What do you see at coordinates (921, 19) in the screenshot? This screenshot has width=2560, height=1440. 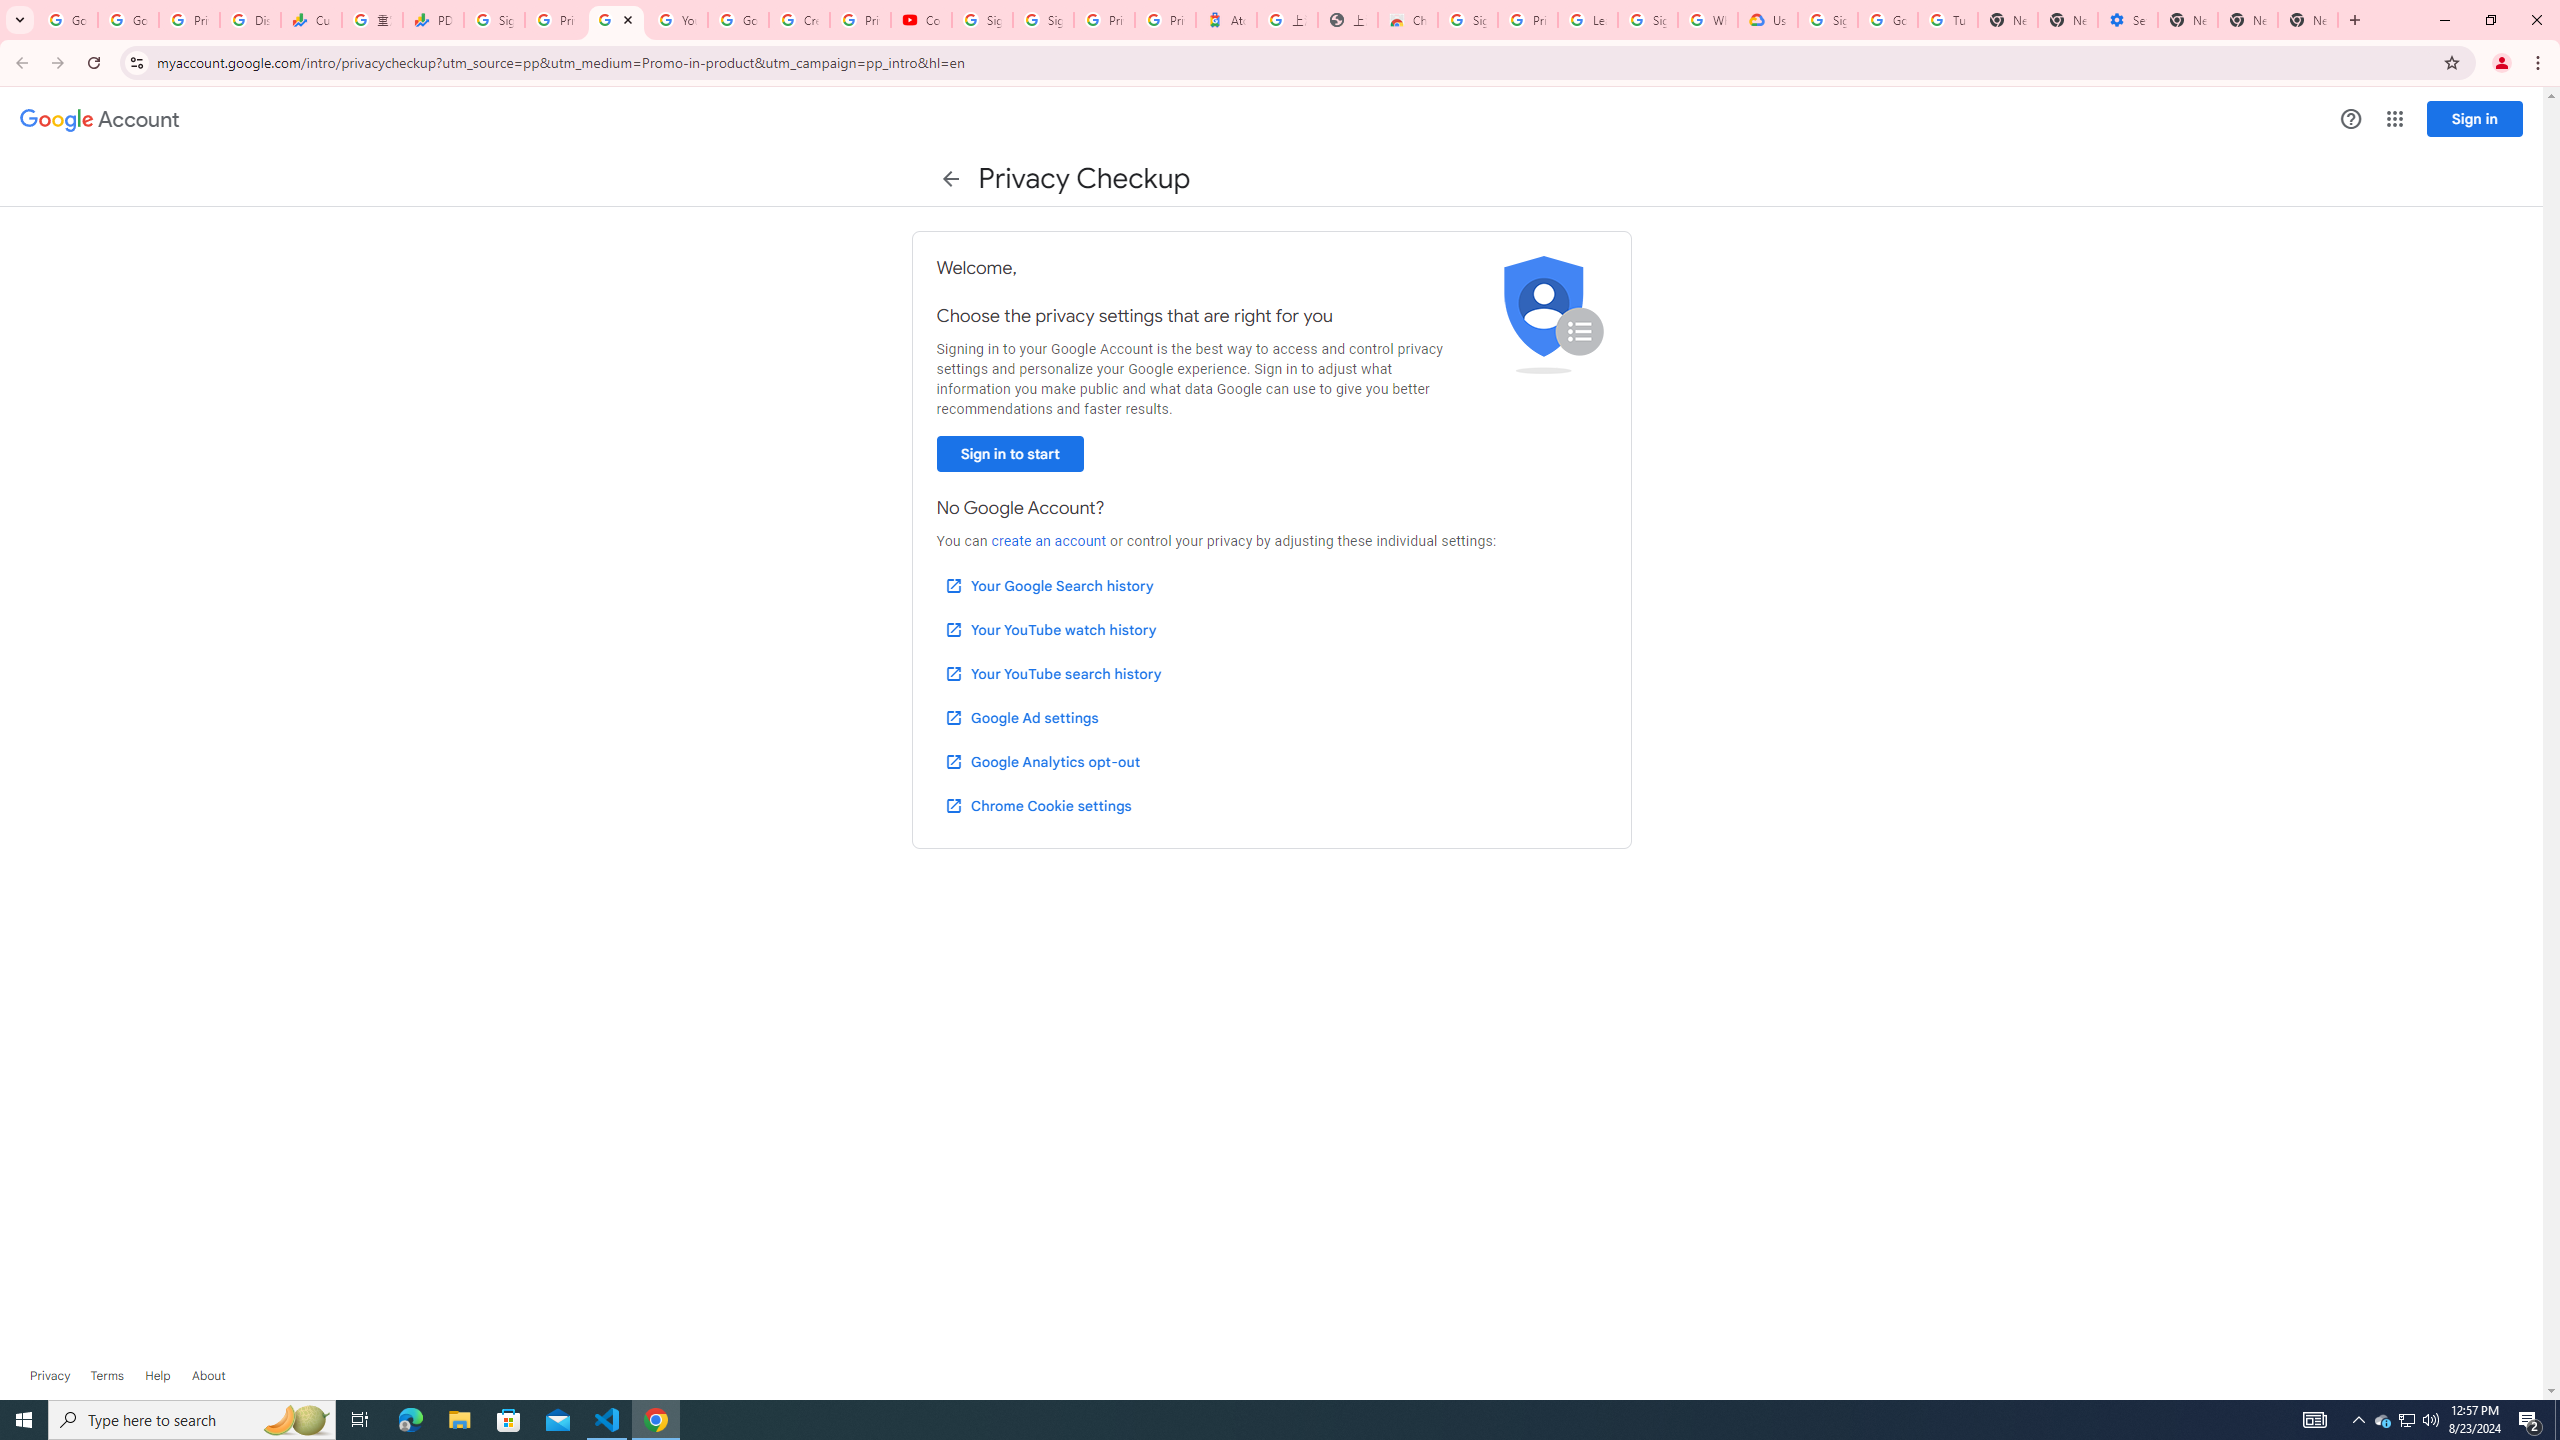 I see `'Content Creator Programs & Opportunities - YouTube Creators'` at bounding box center [921, 19].